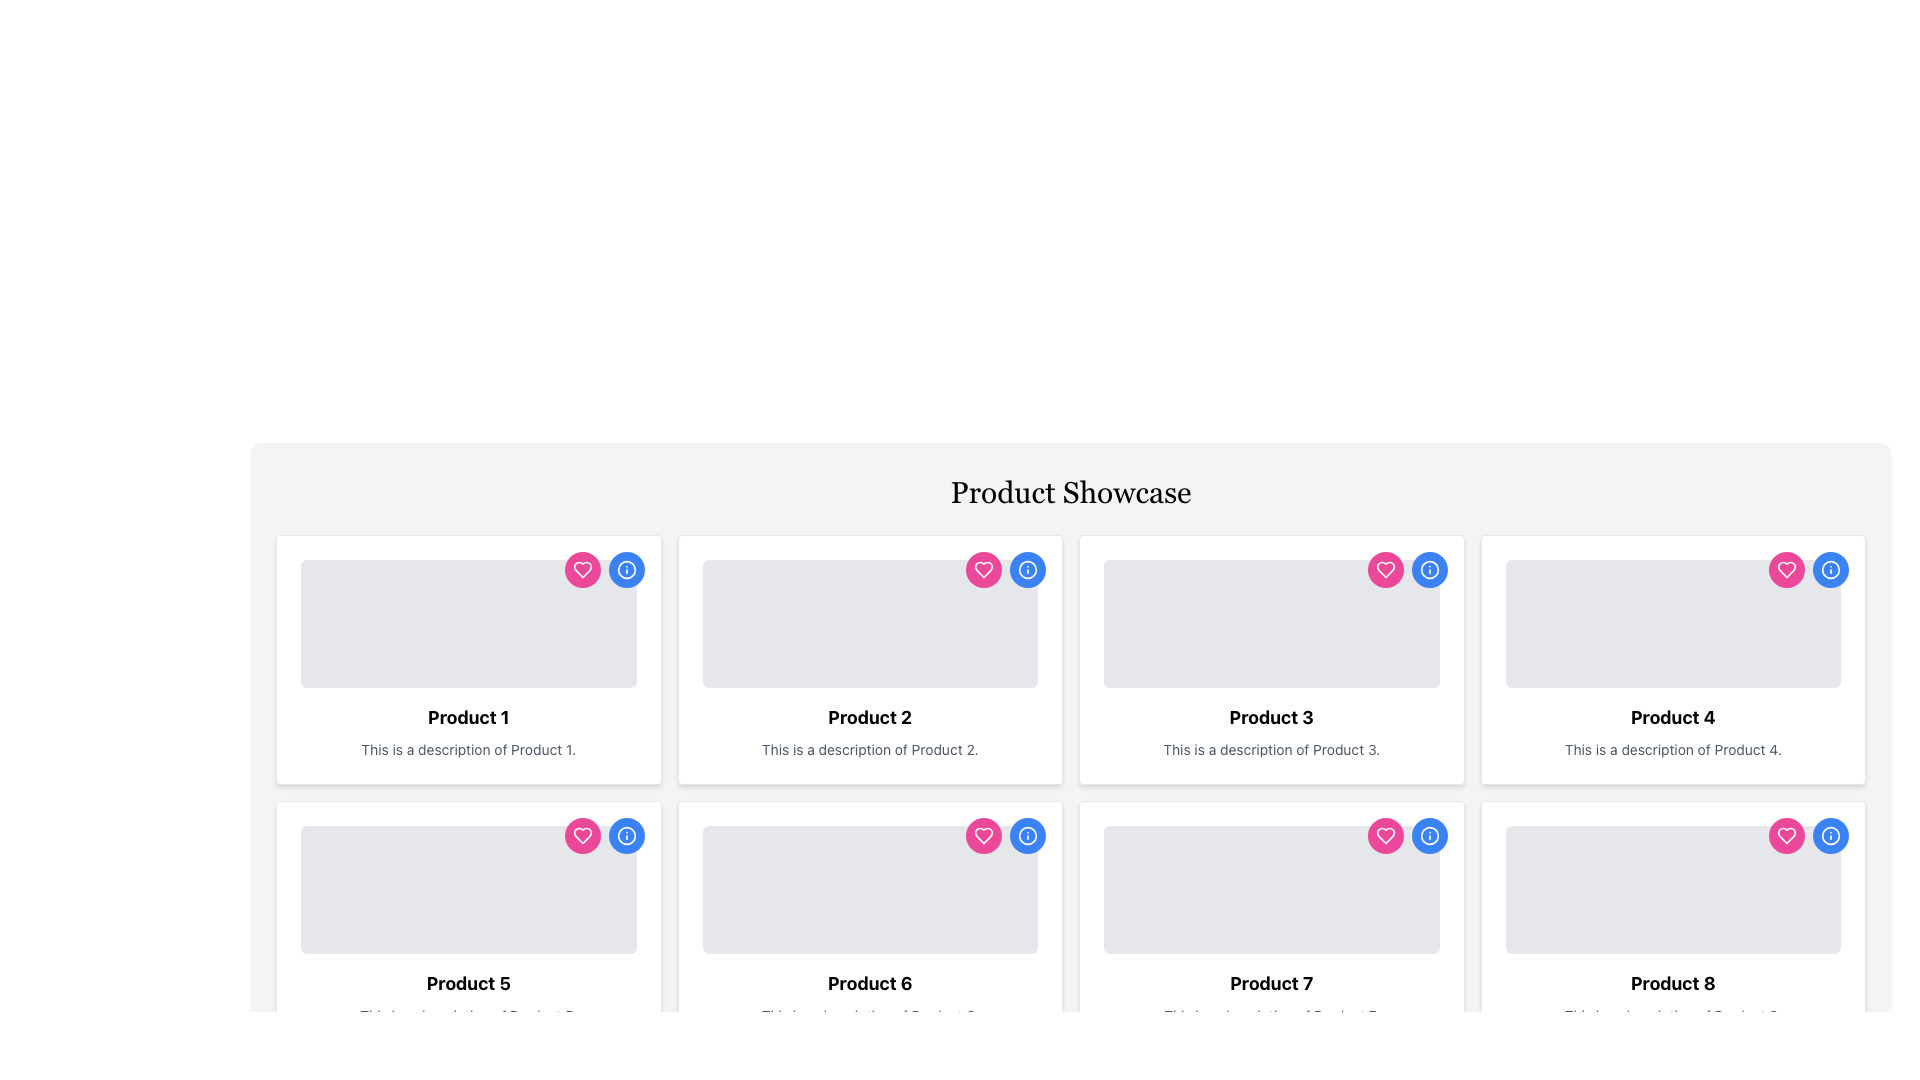 This screenshot has height=1080, width=1920. I want to click on the informational icon styled as a circular outline in blue with an 'i' inside, located in the top right corner of the card labeled 'Product 8', so click(1428, 836).